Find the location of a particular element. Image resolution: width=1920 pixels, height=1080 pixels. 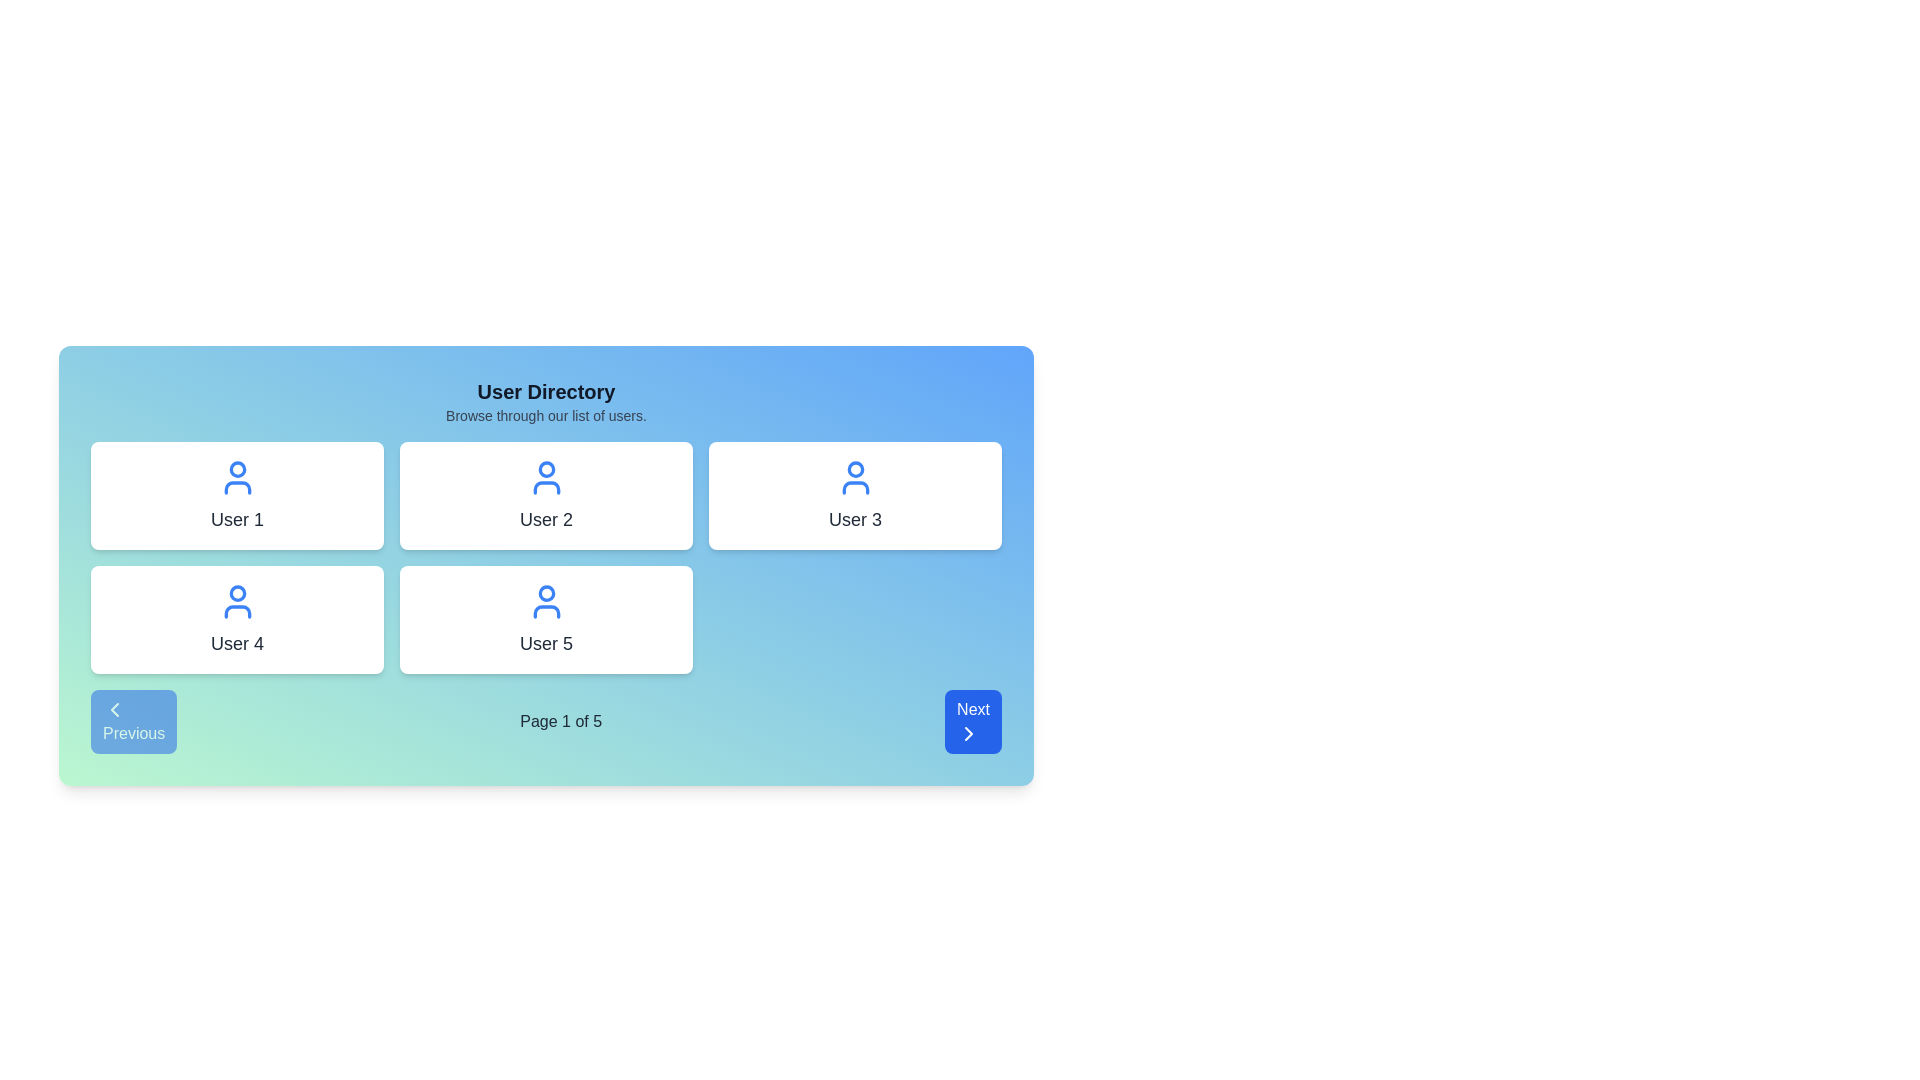

the text label that reads 'Browse through our list of users.', located directly below the title 'User Directory' in the header section is located at coordinates (546, 415).